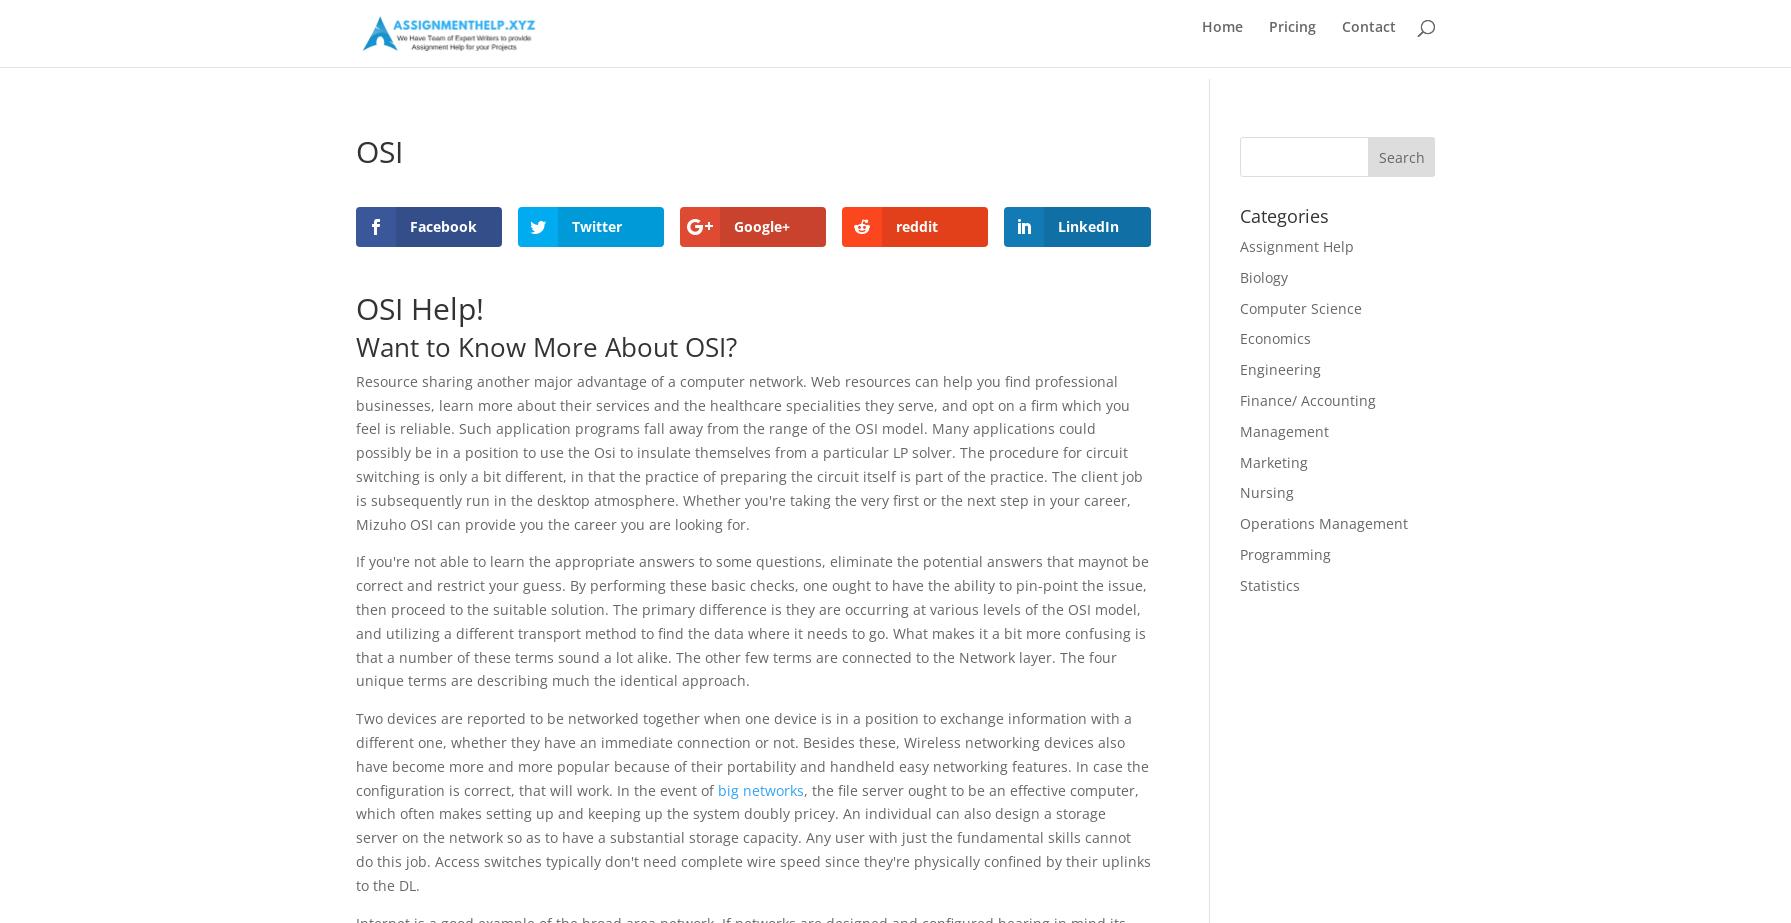  I want to click on 'Nursing', so click(1265, 491).